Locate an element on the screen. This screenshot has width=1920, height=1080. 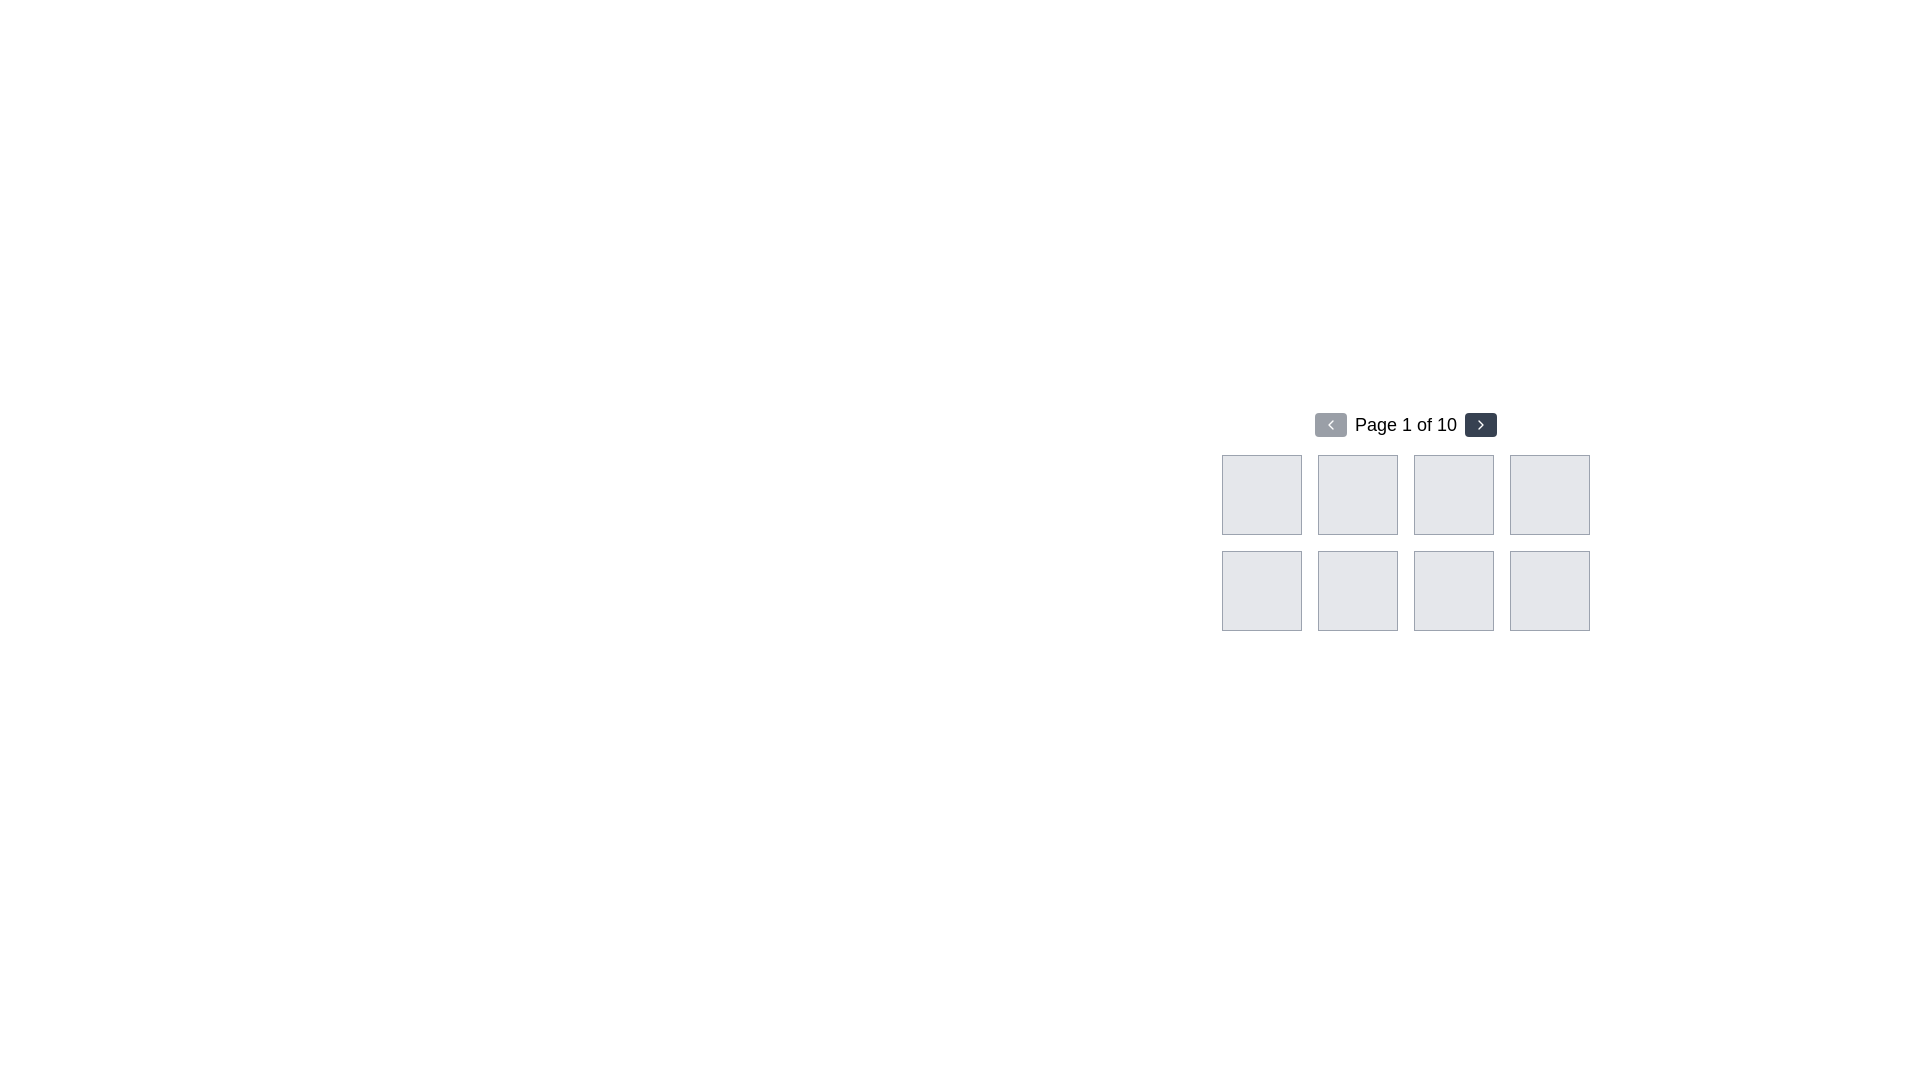
the square-shaped grid cell with a light gray background and dark border located in the first row, second column of the grid is located at coordinates (1358, 494).